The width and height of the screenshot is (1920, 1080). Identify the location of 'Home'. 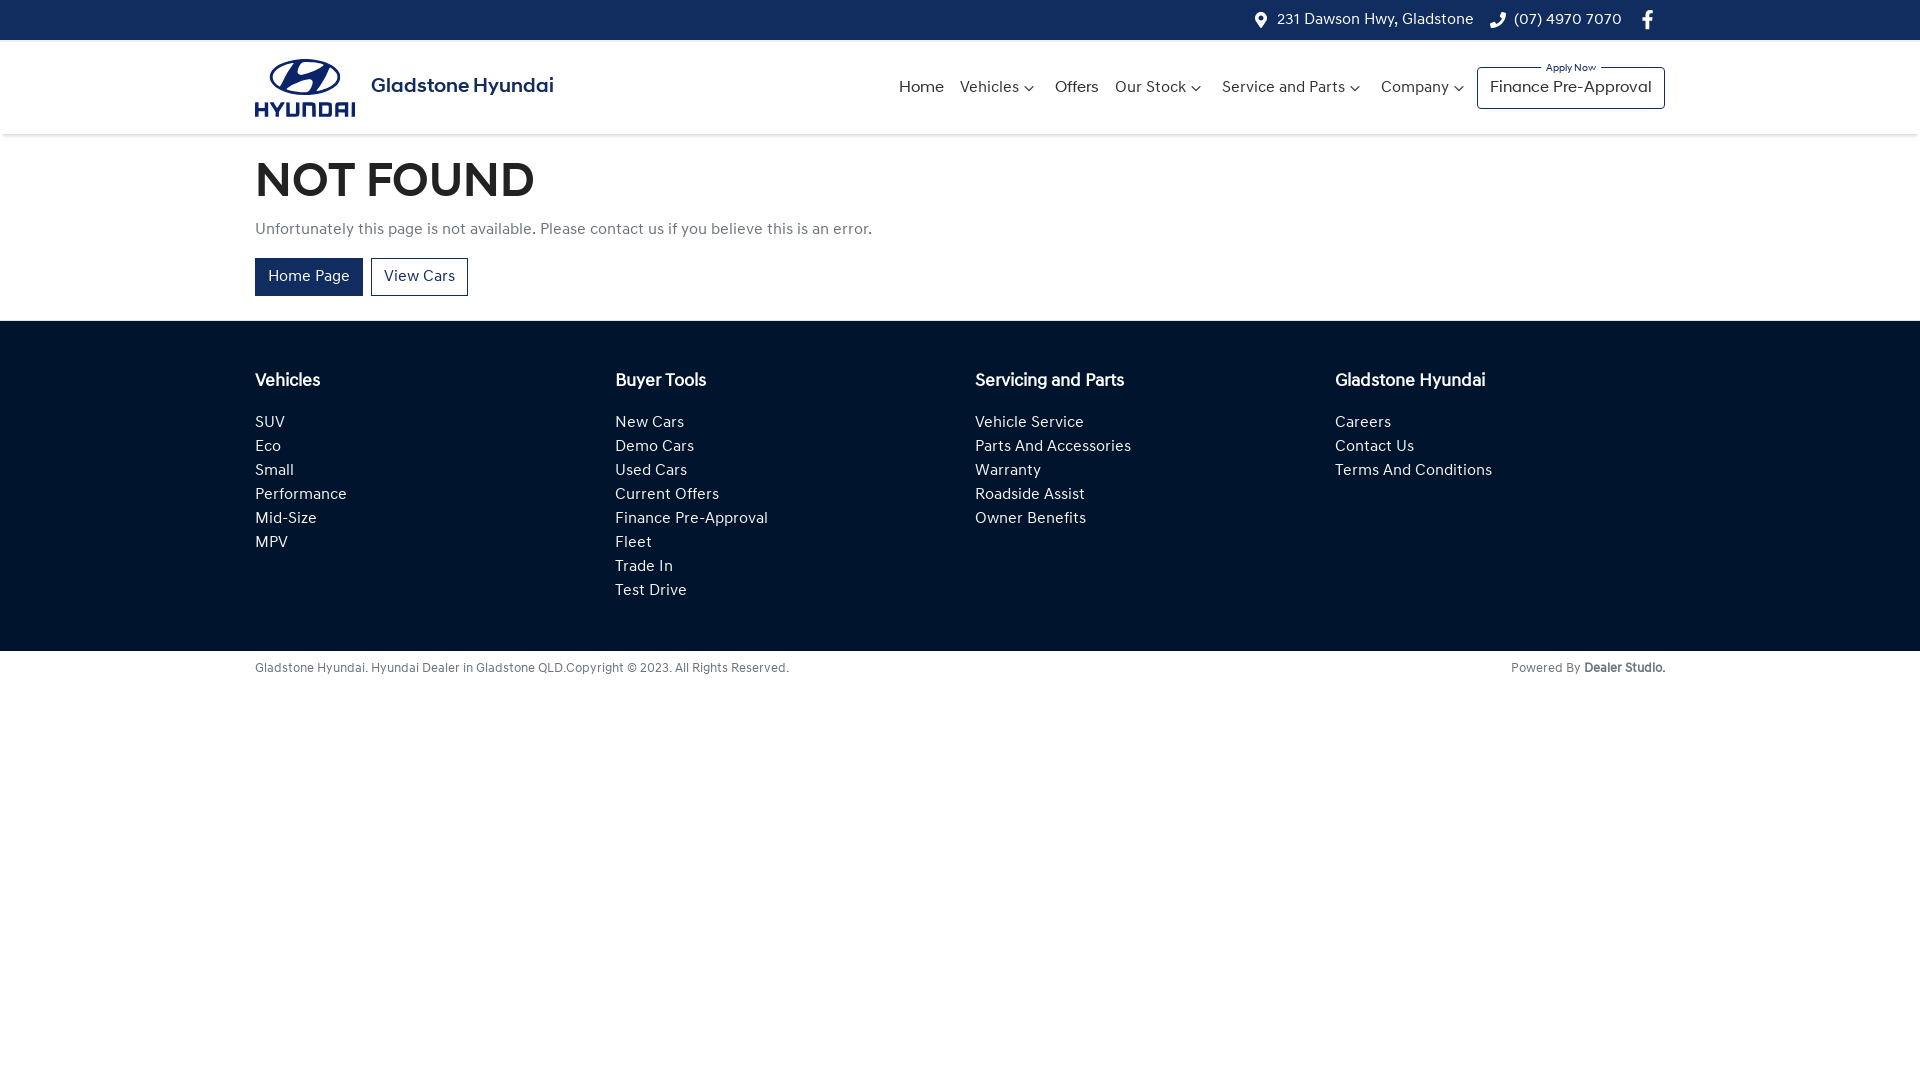
(920, 87).